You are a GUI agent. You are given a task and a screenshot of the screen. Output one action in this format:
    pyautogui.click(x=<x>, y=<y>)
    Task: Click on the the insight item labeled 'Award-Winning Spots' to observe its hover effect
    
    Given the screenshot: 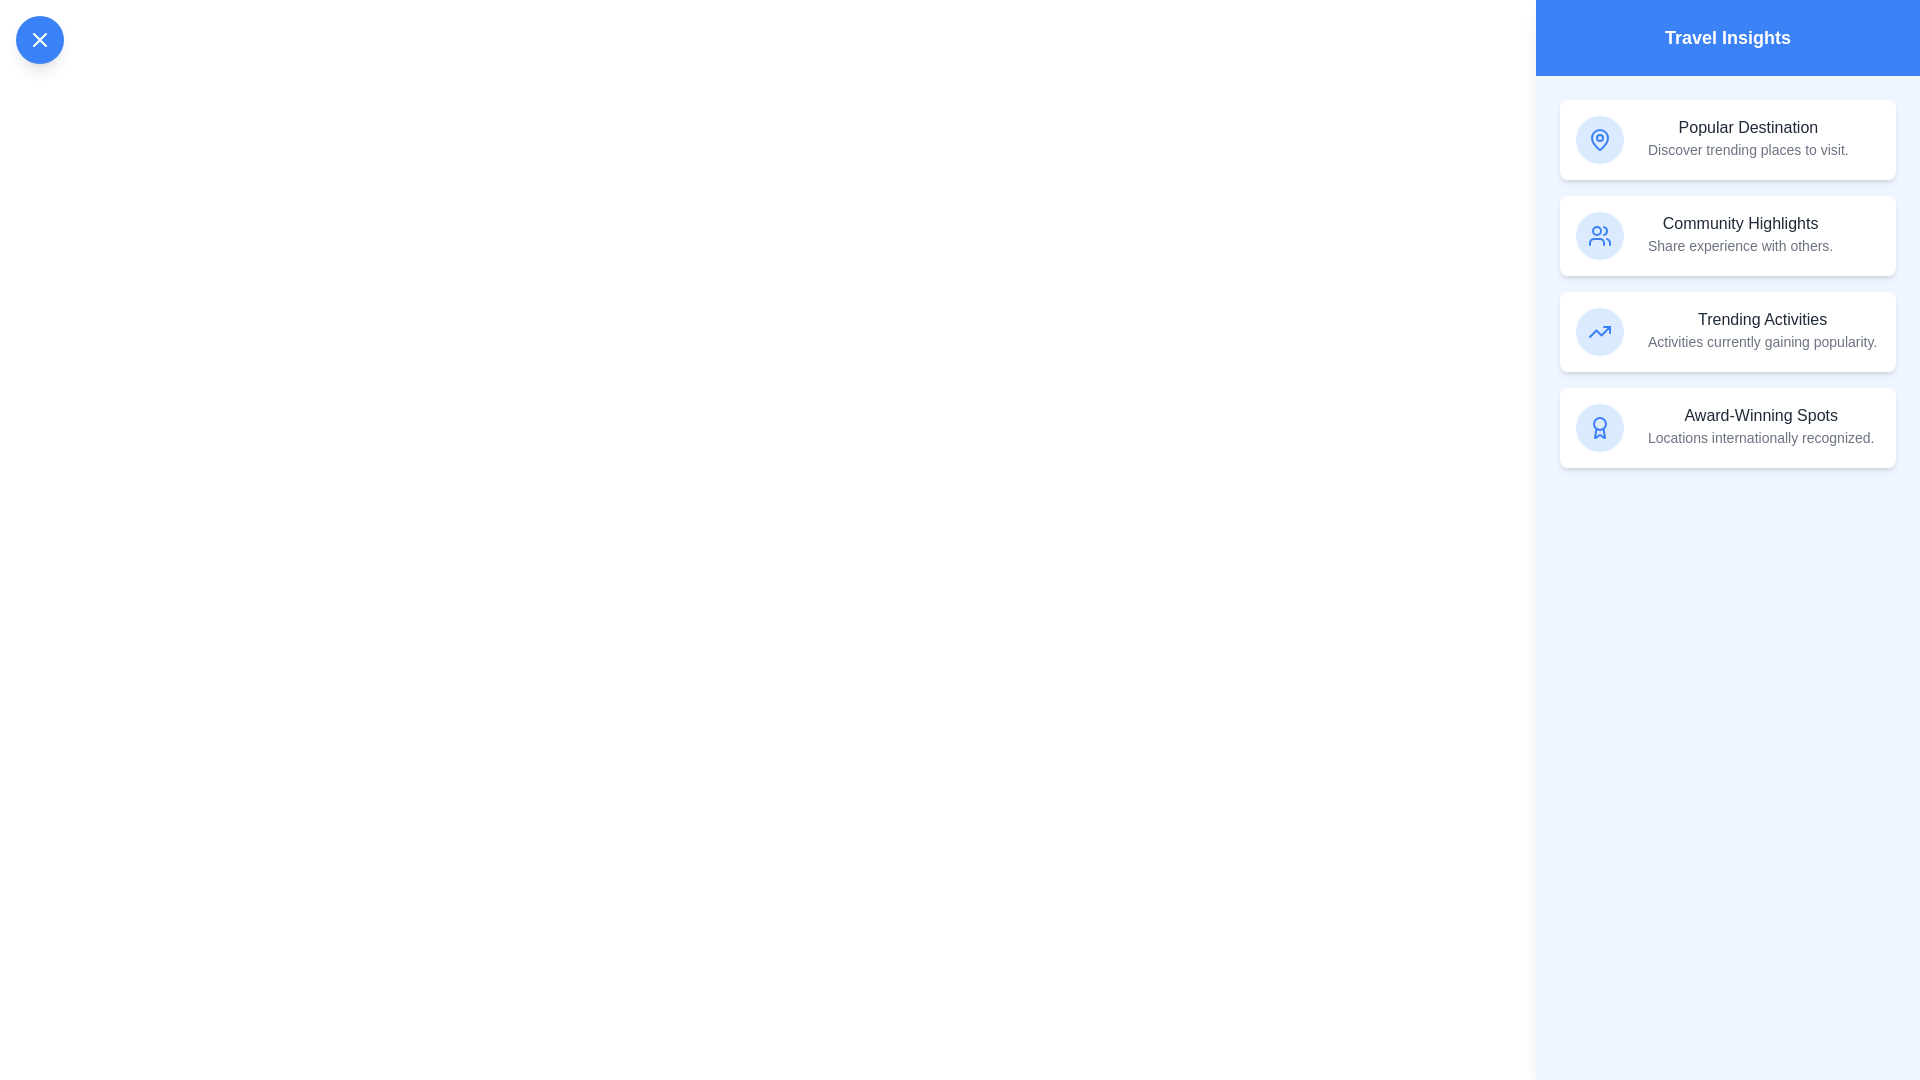 What is the action you would take?
    pyautogui.click(x=1727, y=427)
    